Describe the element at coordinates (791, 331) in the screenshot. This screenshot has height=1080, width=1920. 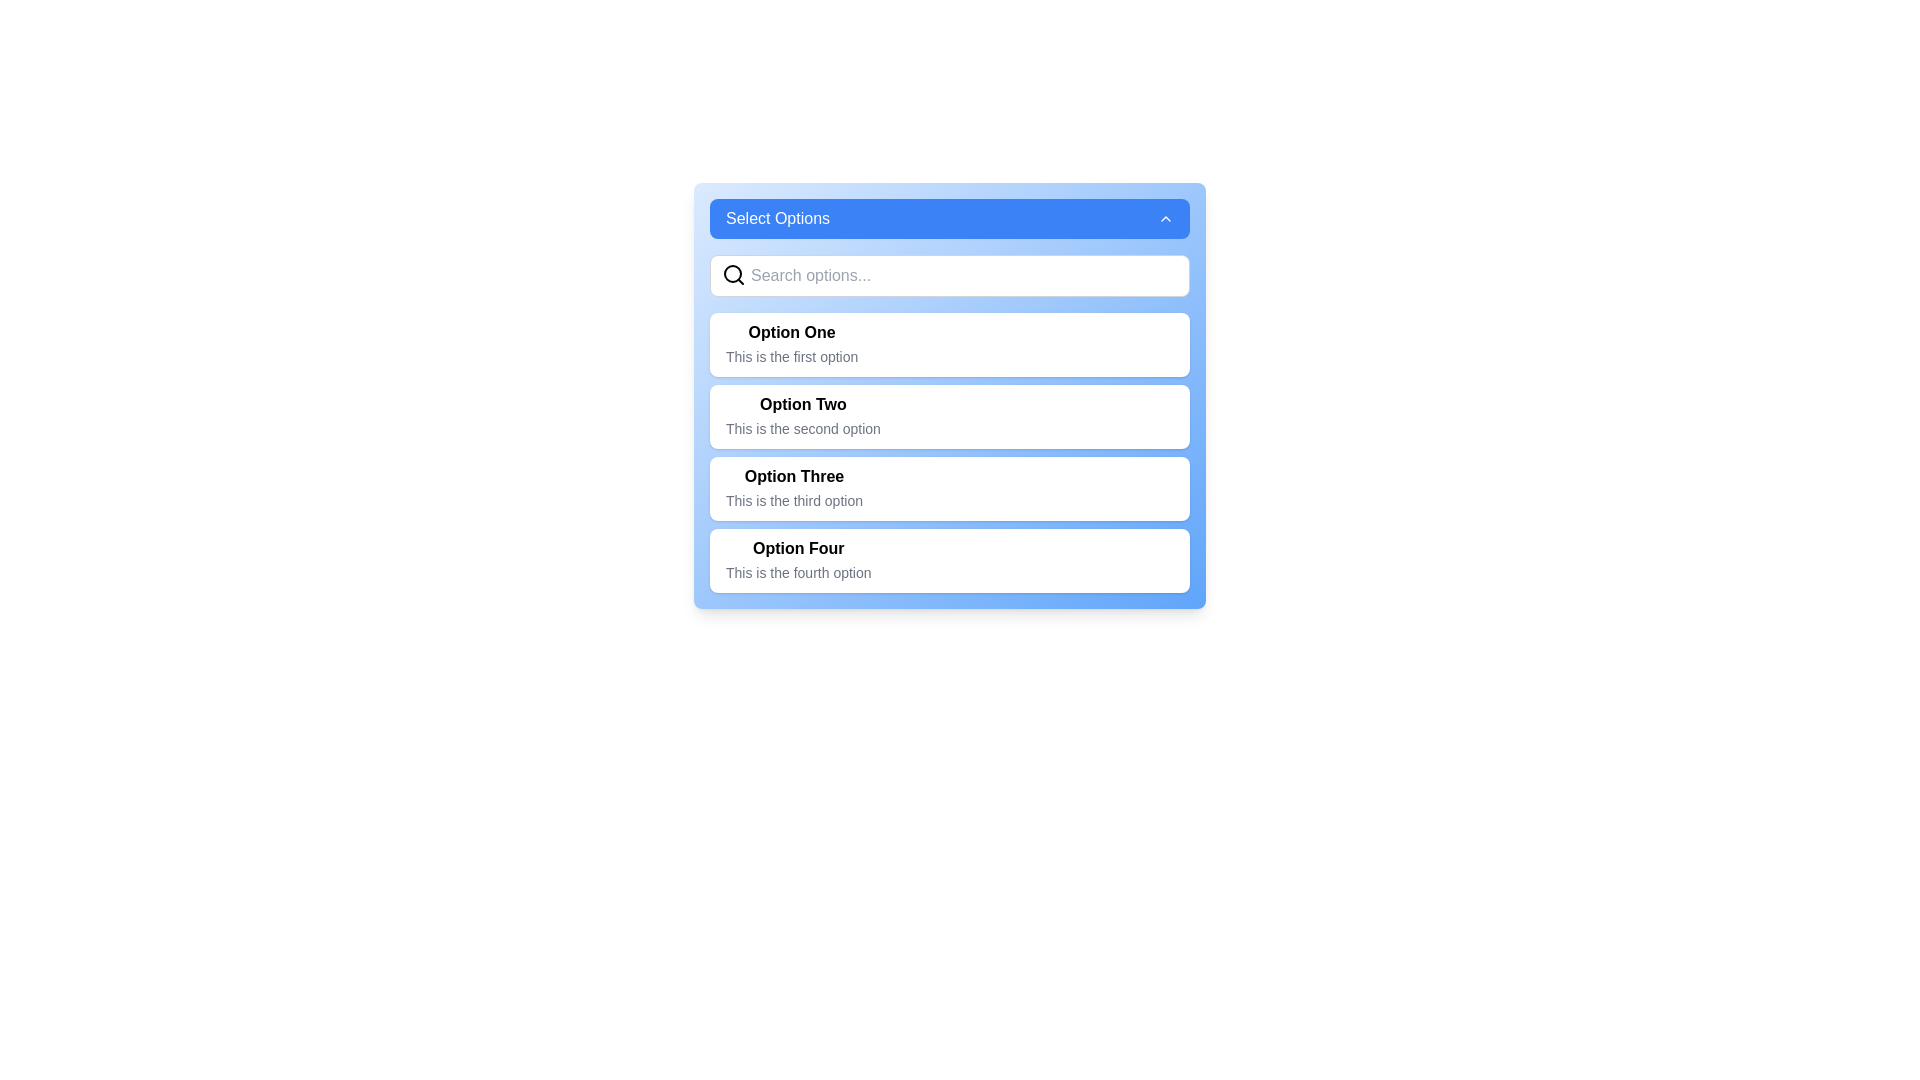
I see `the bold text label reading 'Option One', which is positioned at the top of the dropdown list above its sibling element with supporting text` at that location.